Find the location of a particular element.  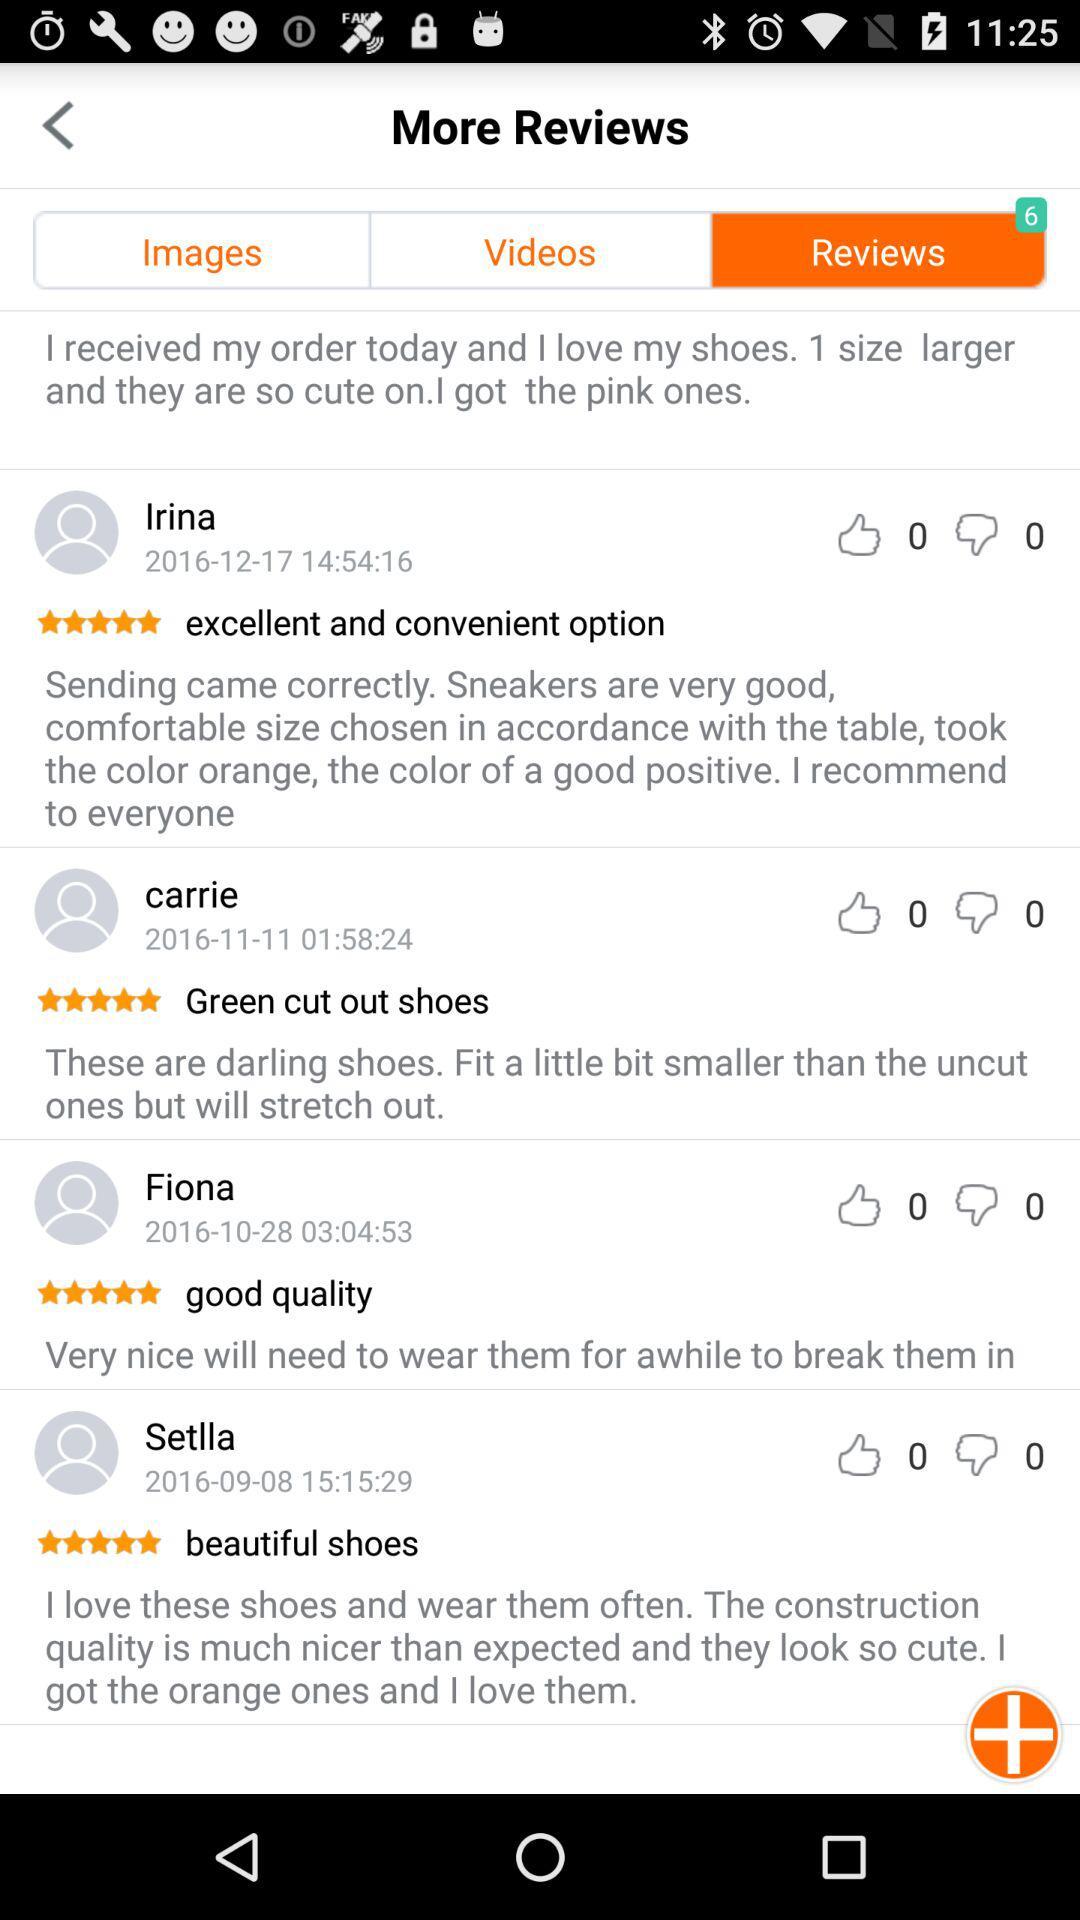

thumbs up is located at coordinates (858, 1454).